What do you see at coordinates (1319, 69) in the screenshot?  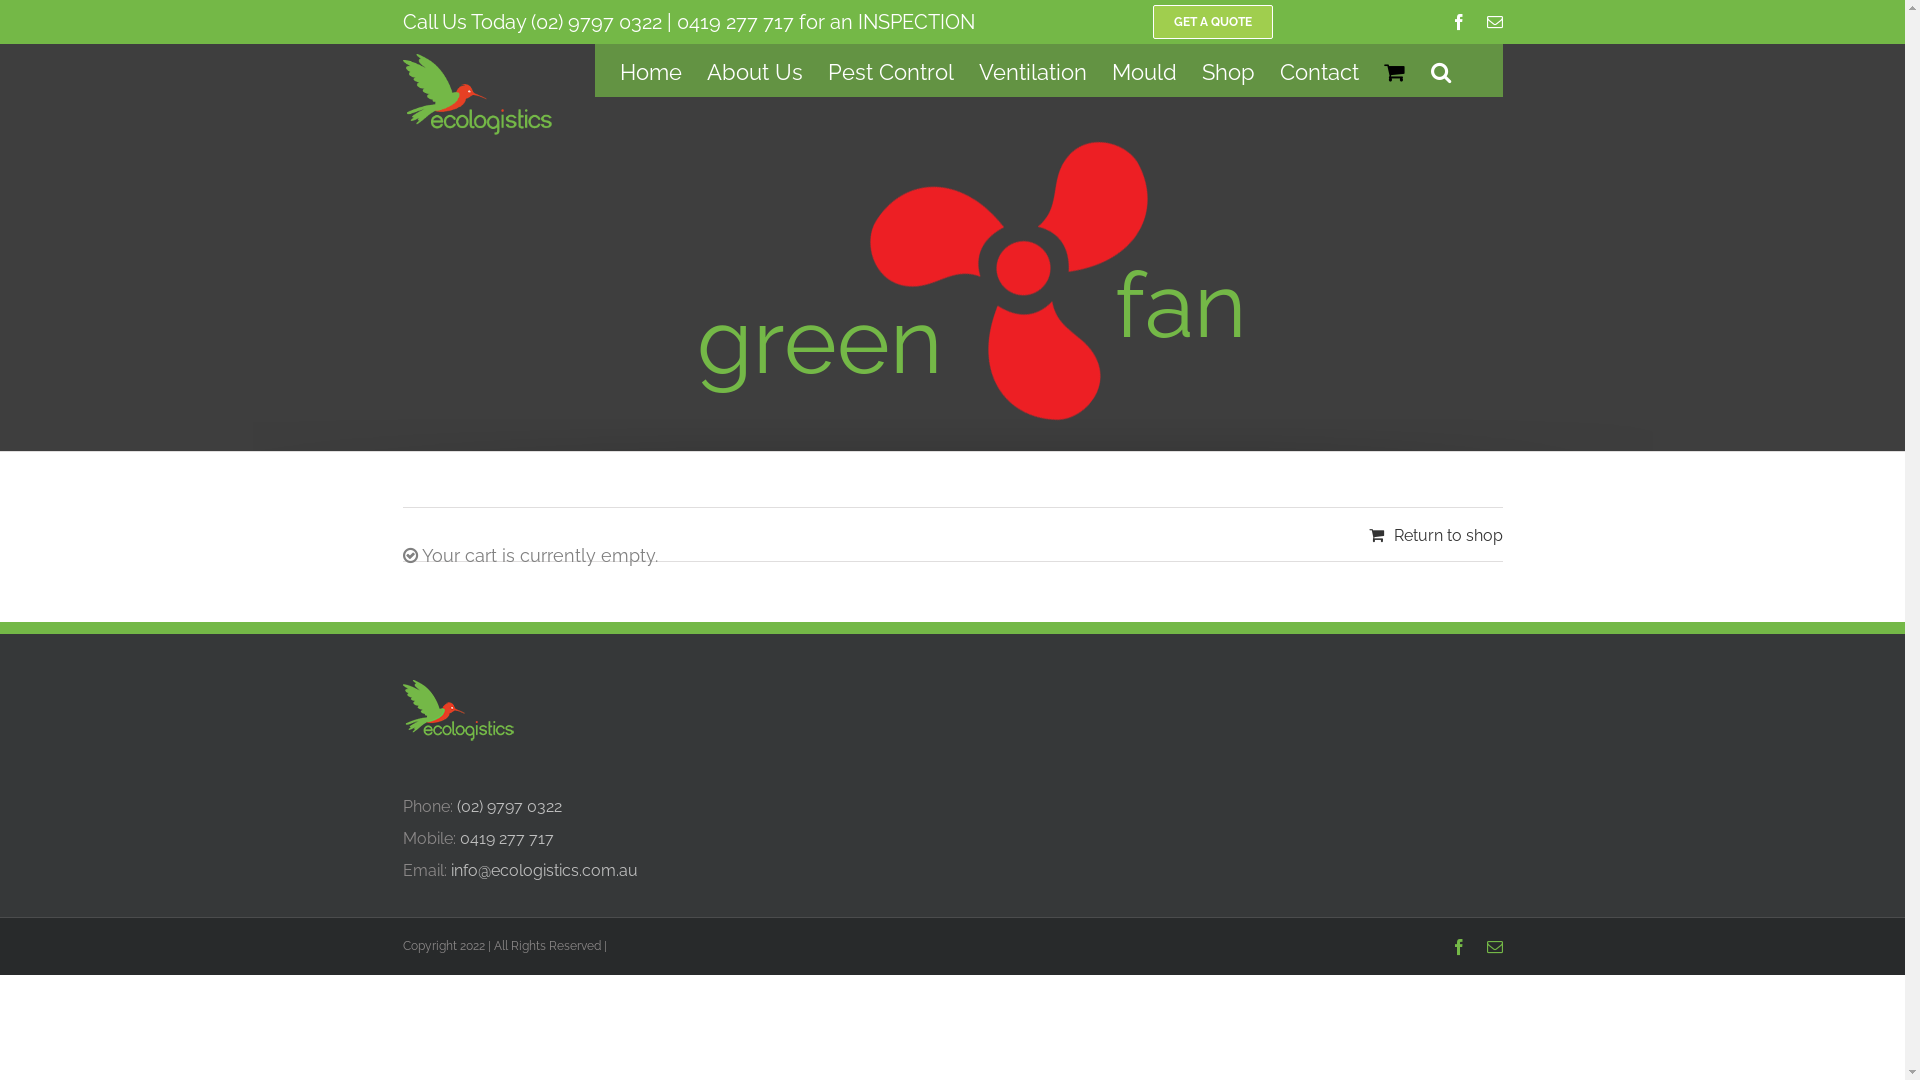 I see `'Contact'` at bounding box center [1319, 69].